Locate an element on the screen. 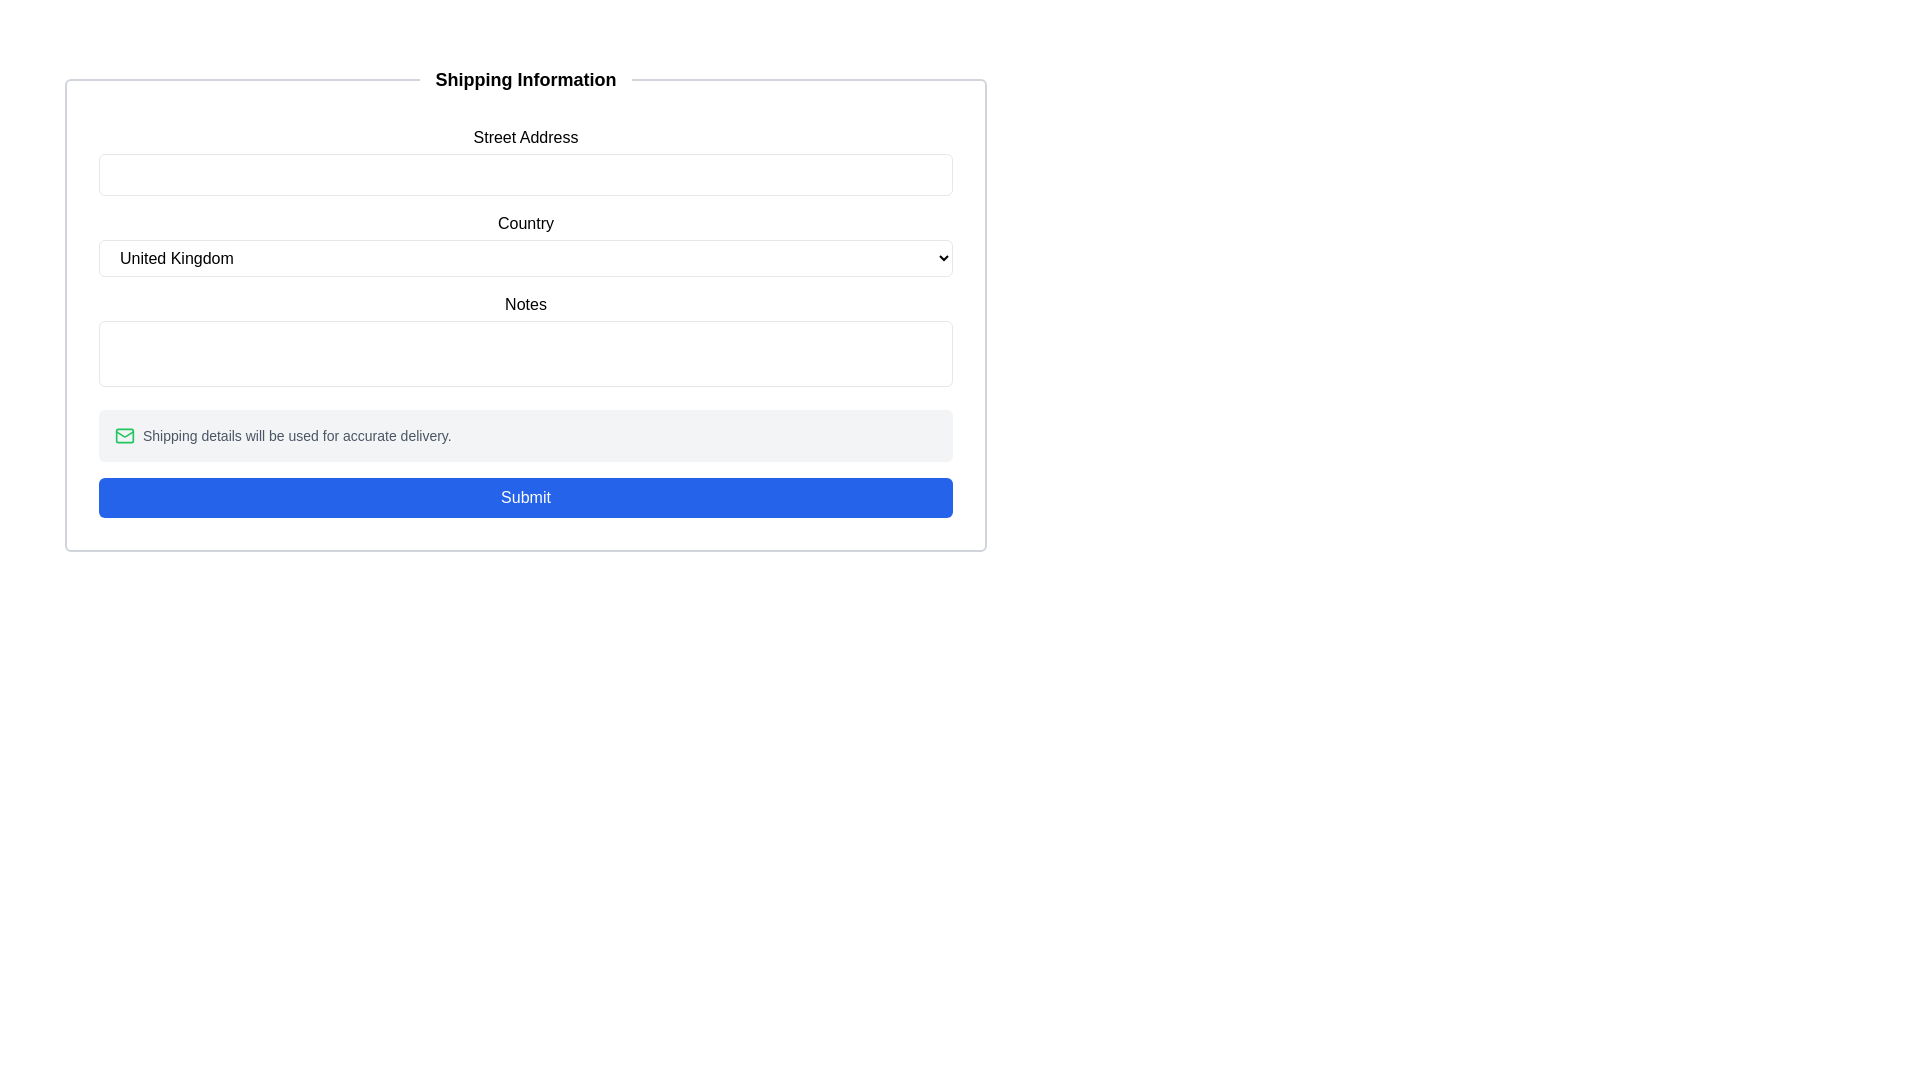  the dropdown menu displaying 'United Kingdom' to enable keyboard navigation is located at coordinates (526, 257).